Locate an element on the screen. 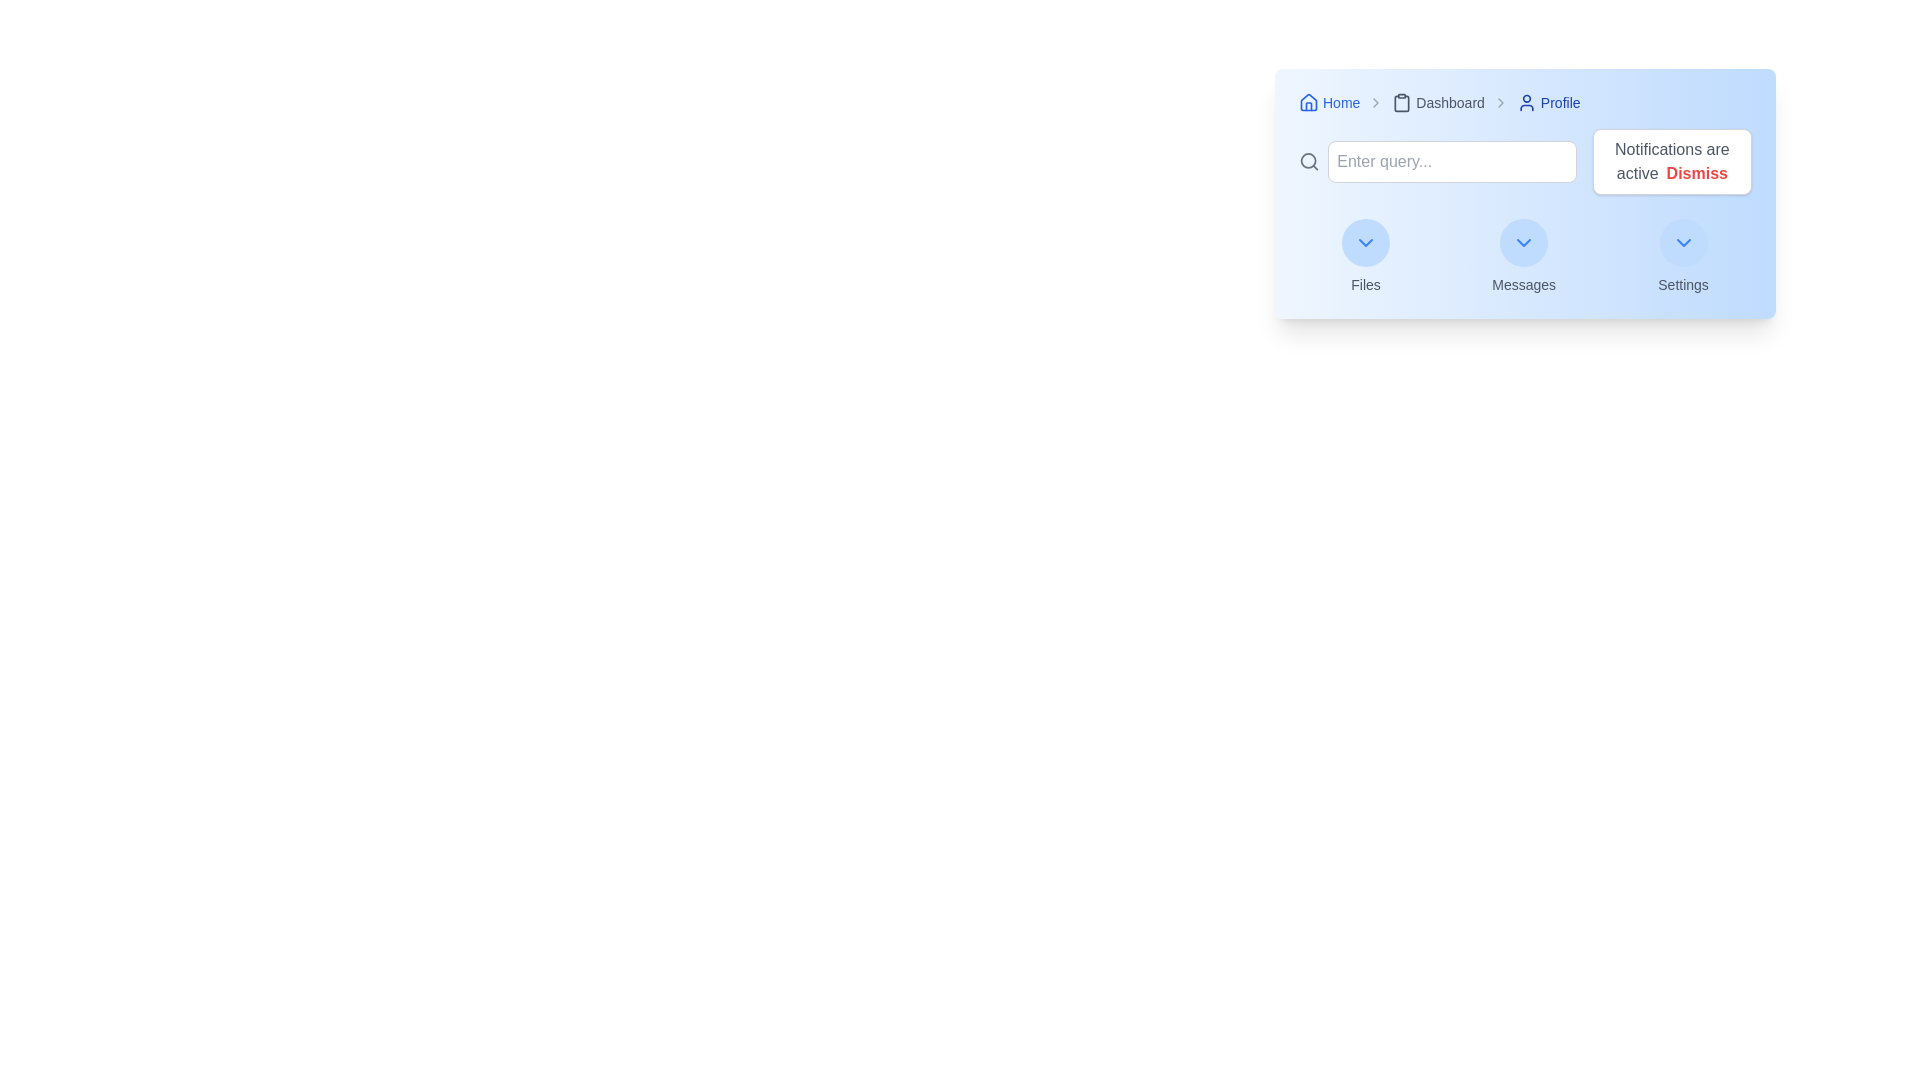 The image size is (1920, 1080). the chevron icon located in the bottom-right corner of the card interface is located at coordinates (1682, 242).